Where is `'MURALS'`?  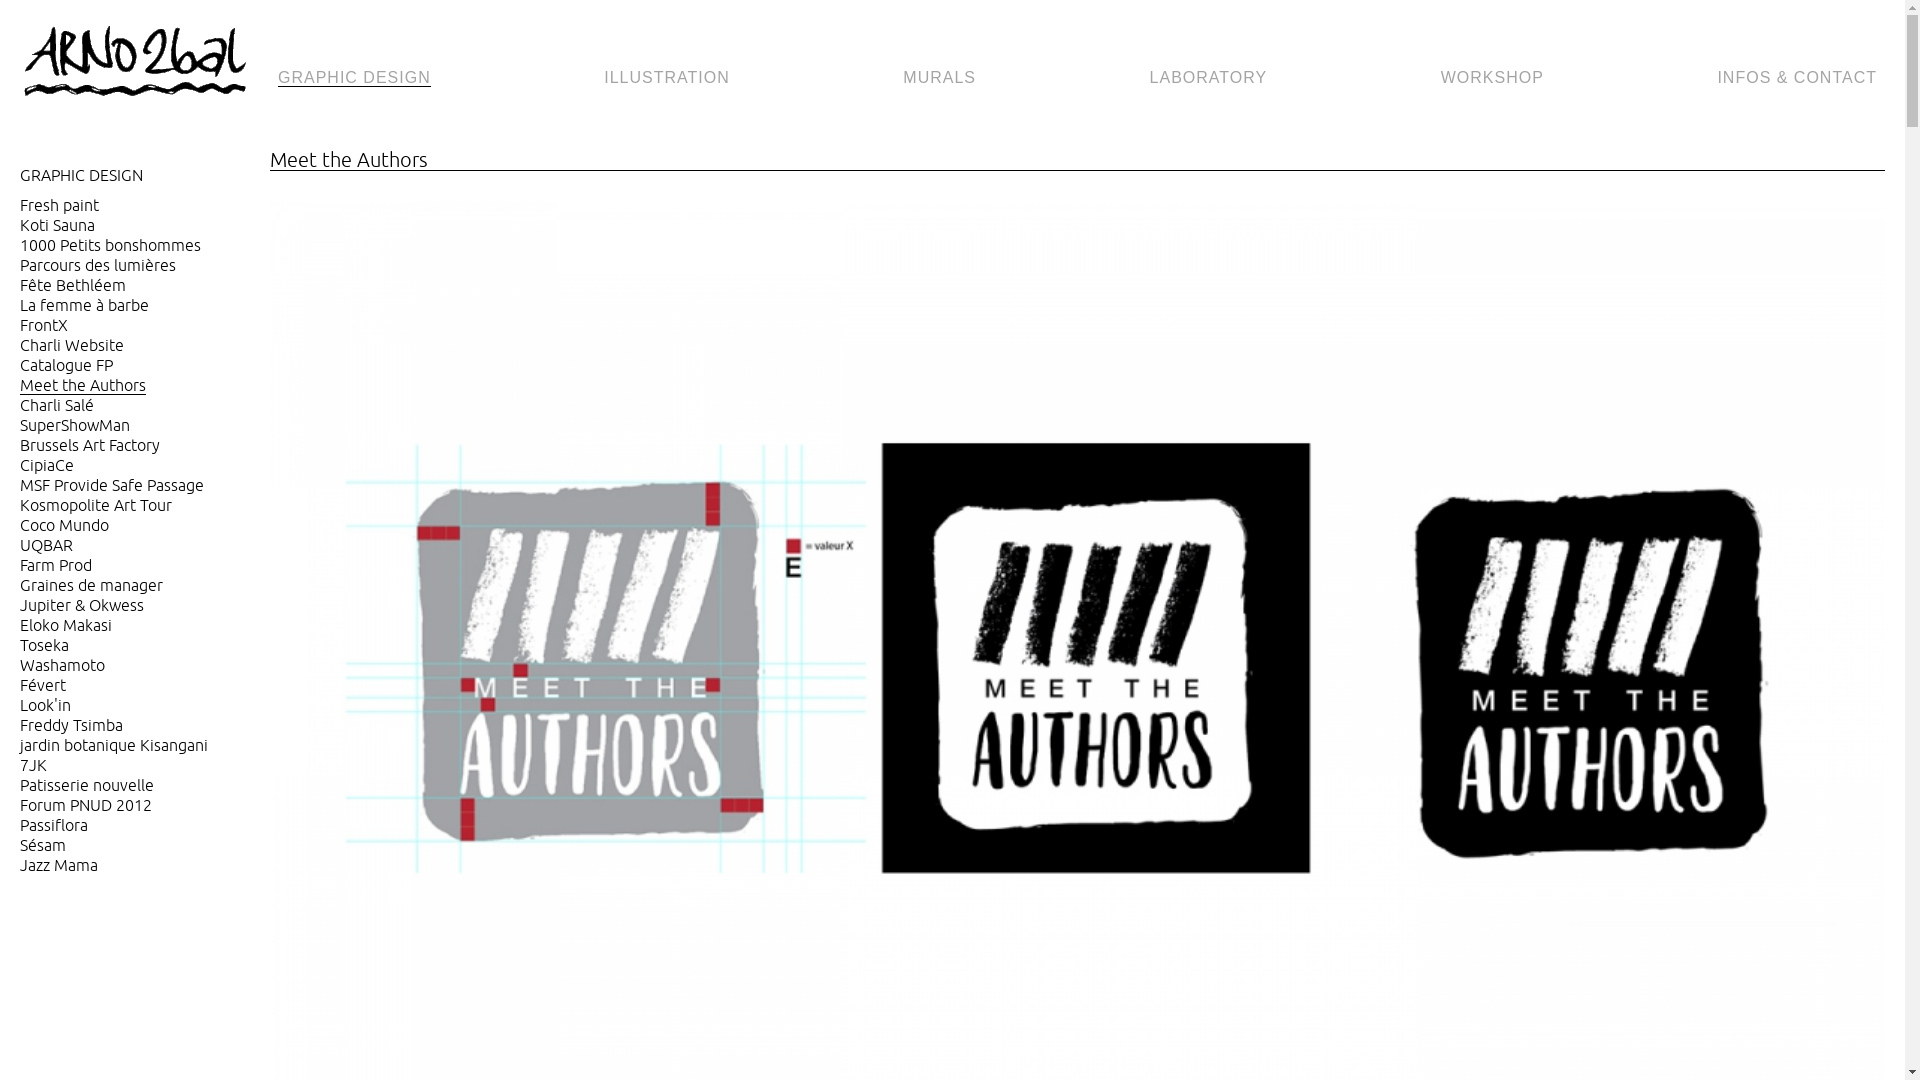
'MURALS' is located at coordinates (938, 77).